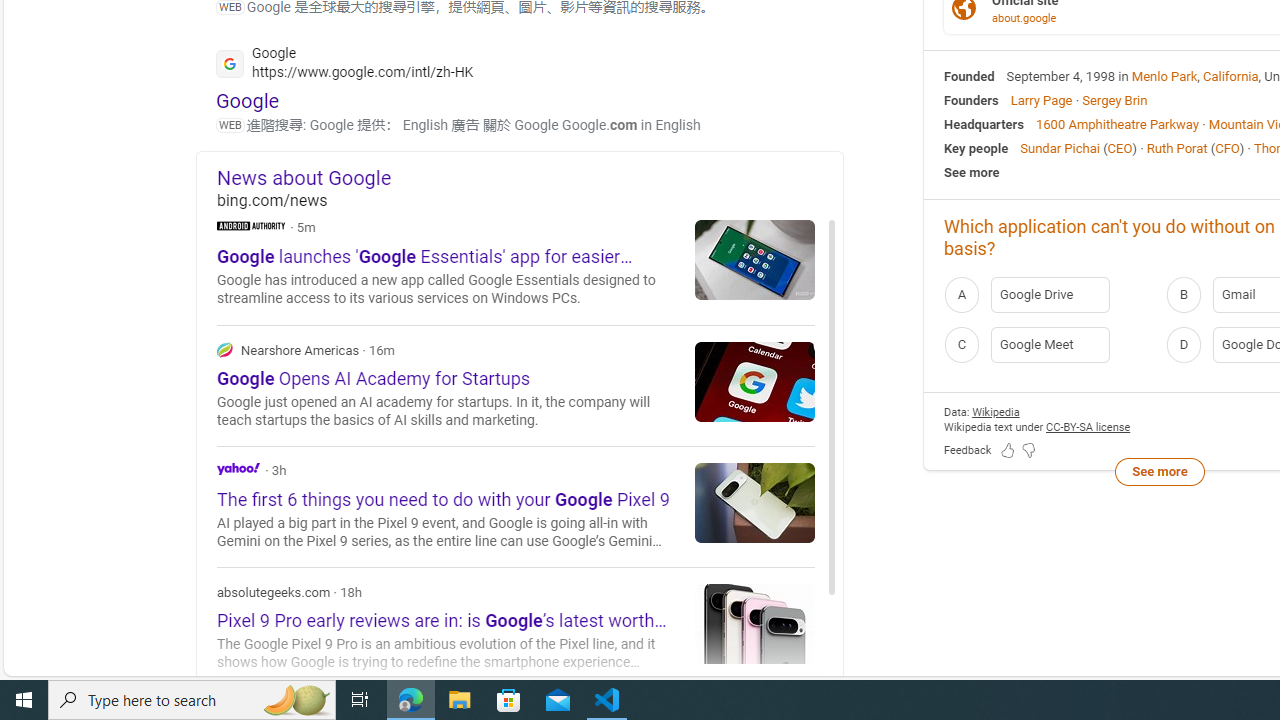  What do you see at coordinates (1164, 74) in the screenshot?
I see `'Menlo Park'` at bounding box center [1164, 74].